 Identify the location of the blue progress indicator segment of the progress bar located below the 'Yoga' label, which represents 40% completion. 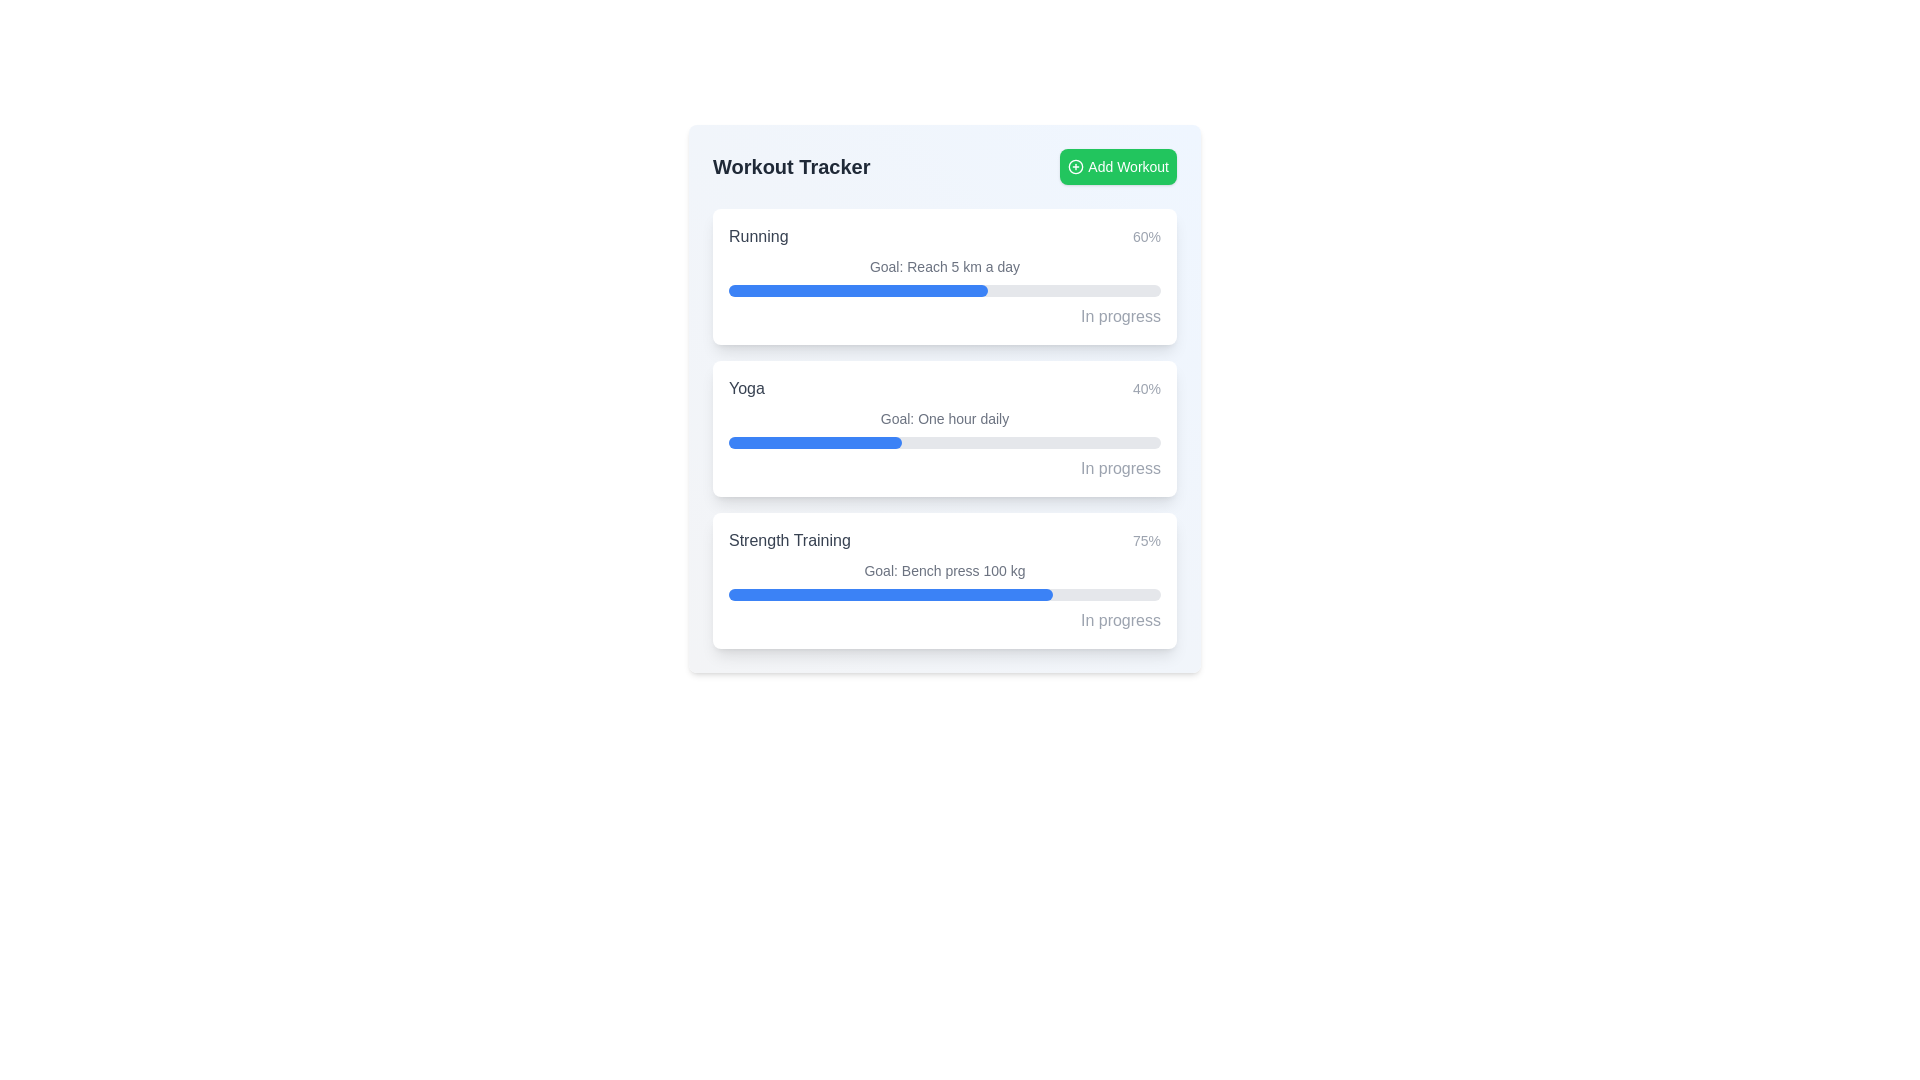
(815, 442).